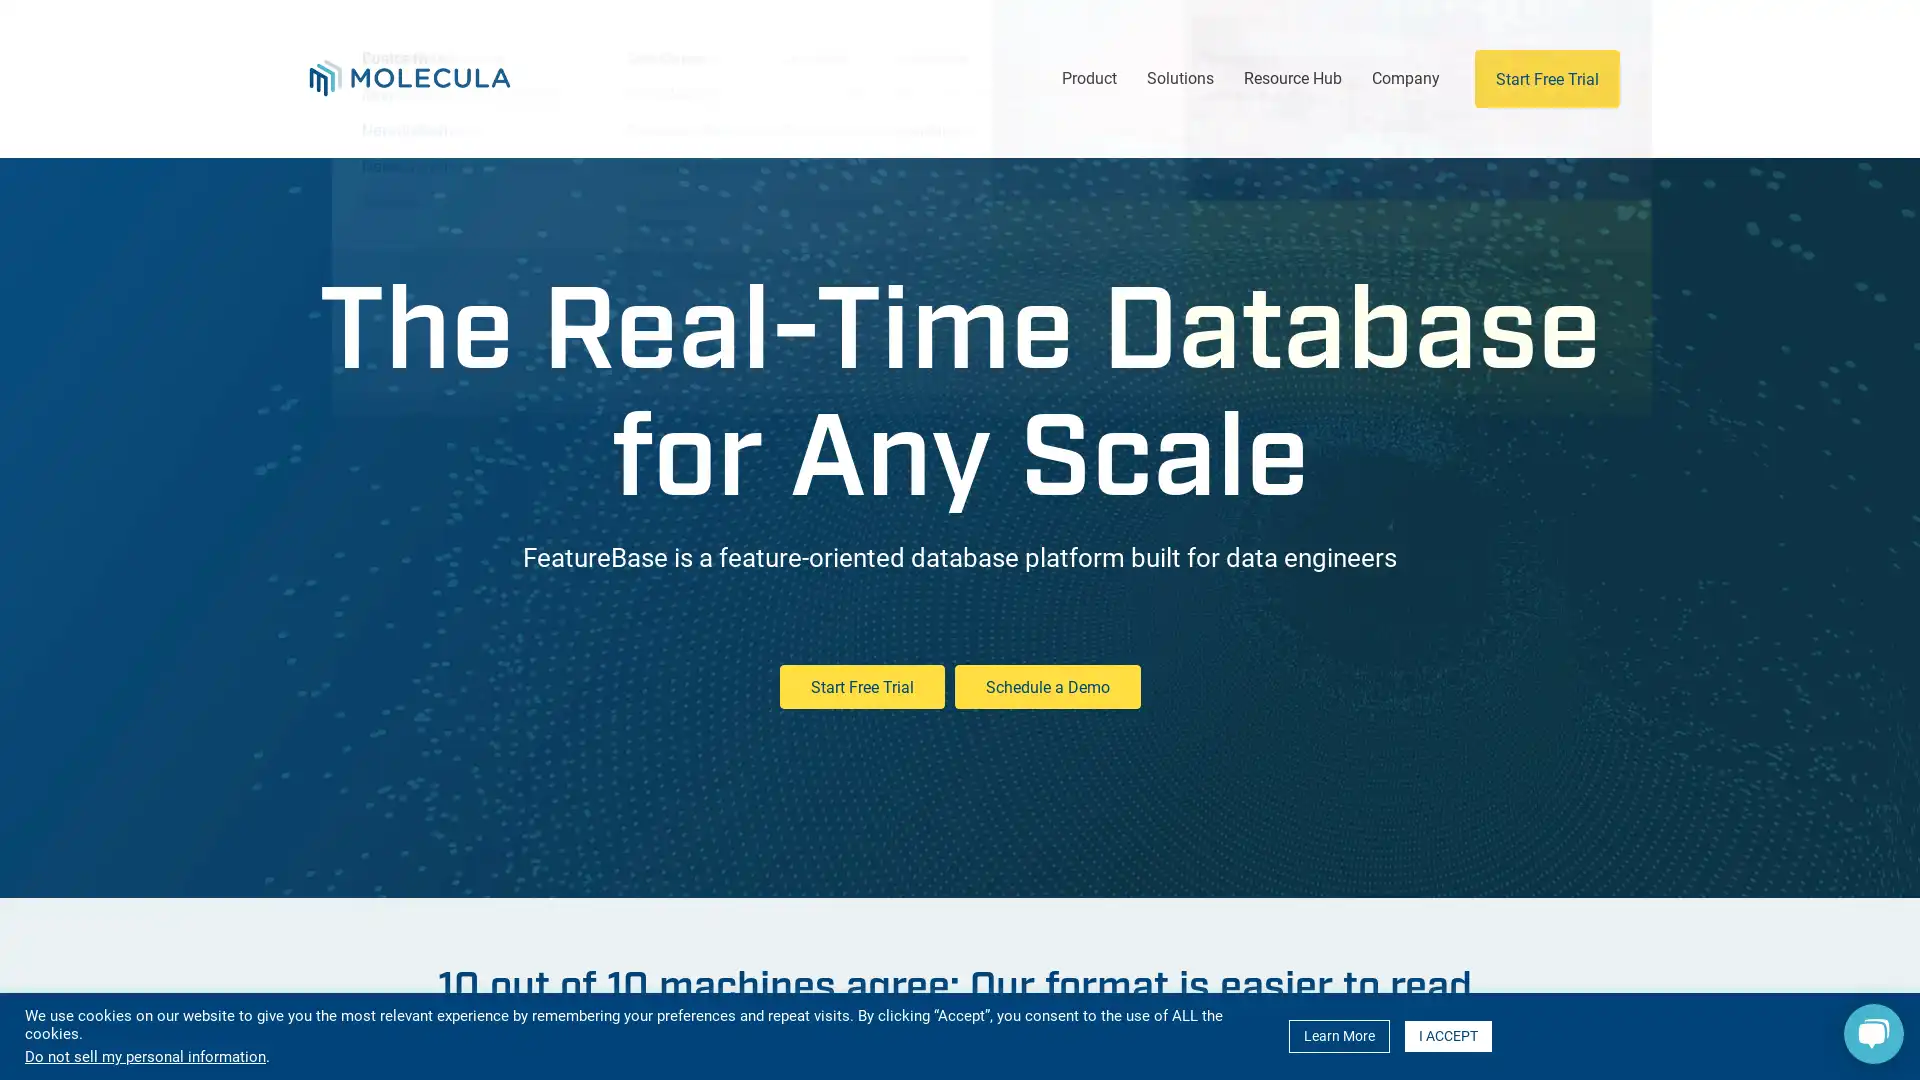 Image resolution: width=1920 pixels, height=1080 pixels. What do you see at coordinates (1448, 1035) in the screenshot?
I see `I ACCEPT` at bounding box center [1448, 1035].